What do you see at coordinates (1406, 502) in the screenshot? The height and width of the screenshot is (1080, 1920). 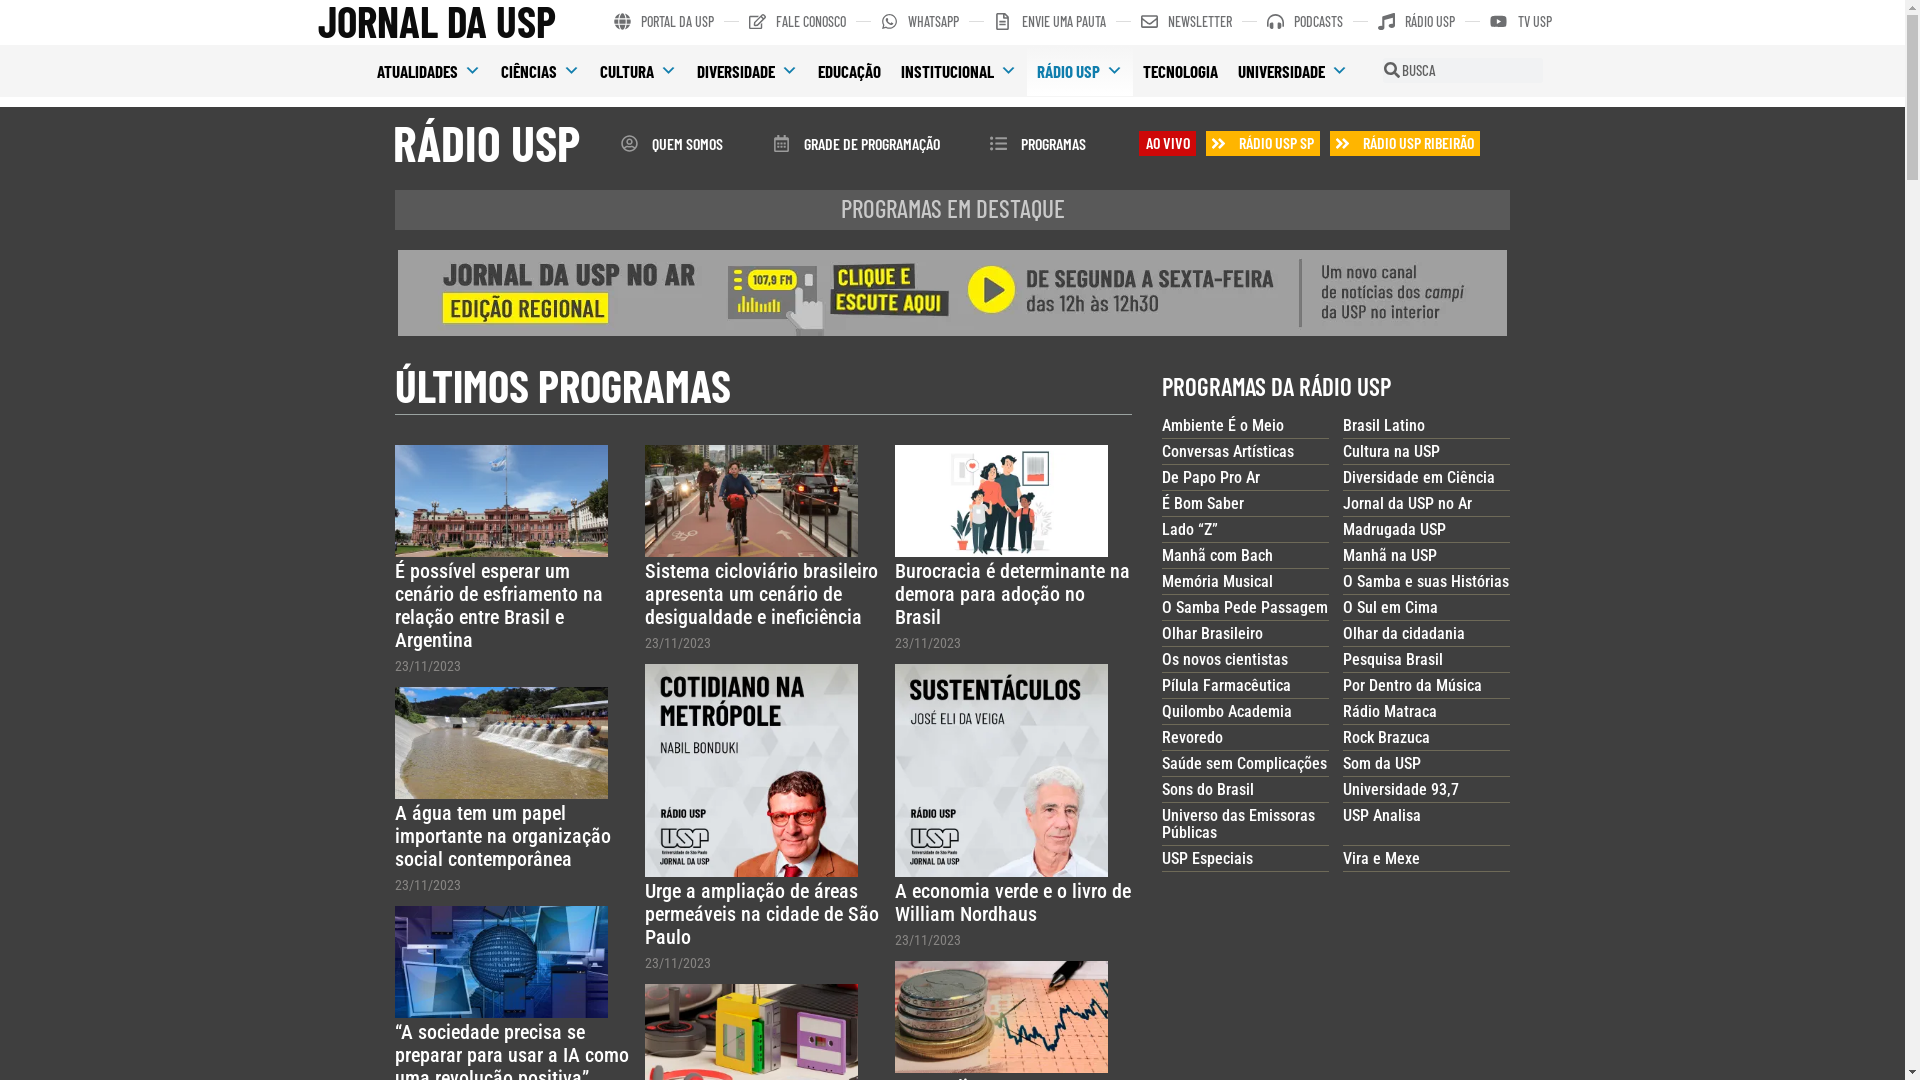 I see `'Jornal da USP no Ar'` at bounding box center [1406, 502].